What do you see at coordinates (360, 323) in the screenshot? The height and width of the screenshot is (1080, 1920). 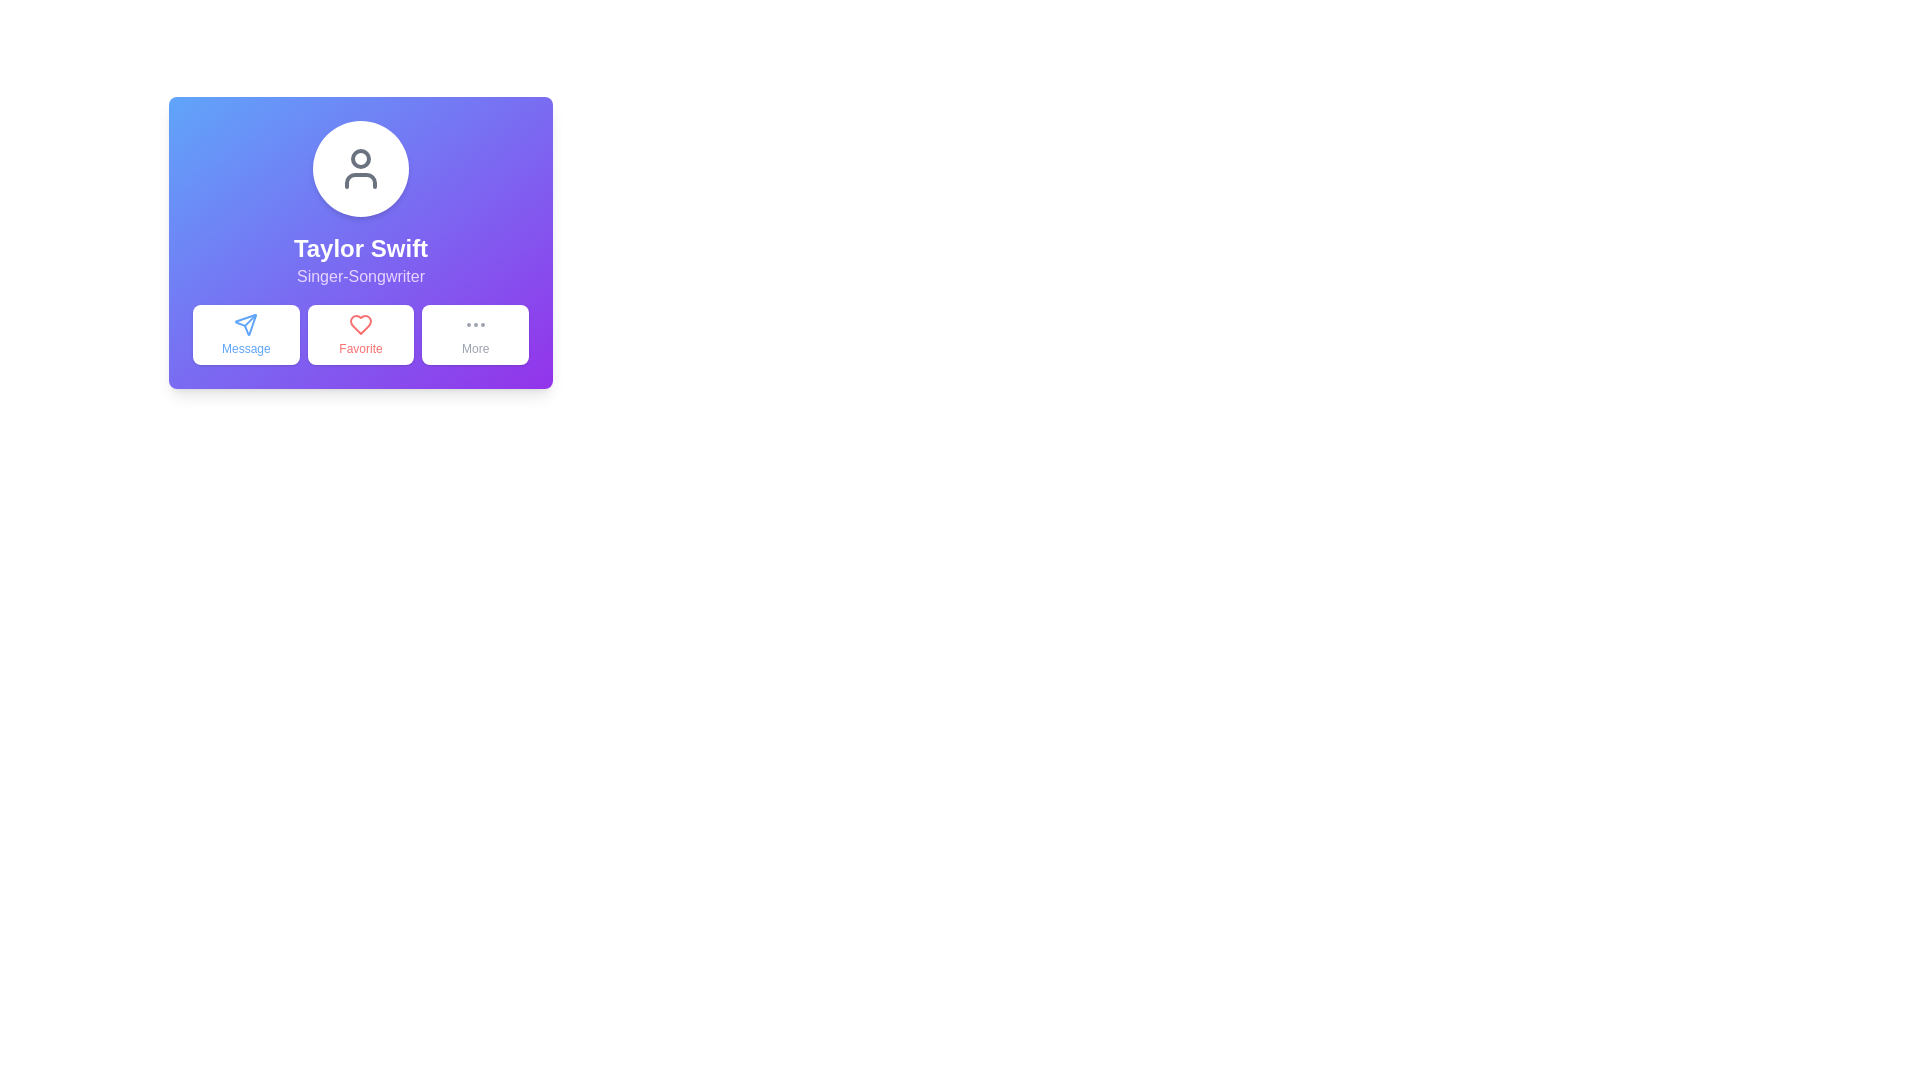 I see `the 'Favorite' icon located in the second button from the left in a row of three buttons at the bottom of a card section displaying the profile of 'Taylor Swift'` at bounding box center [360, 323].